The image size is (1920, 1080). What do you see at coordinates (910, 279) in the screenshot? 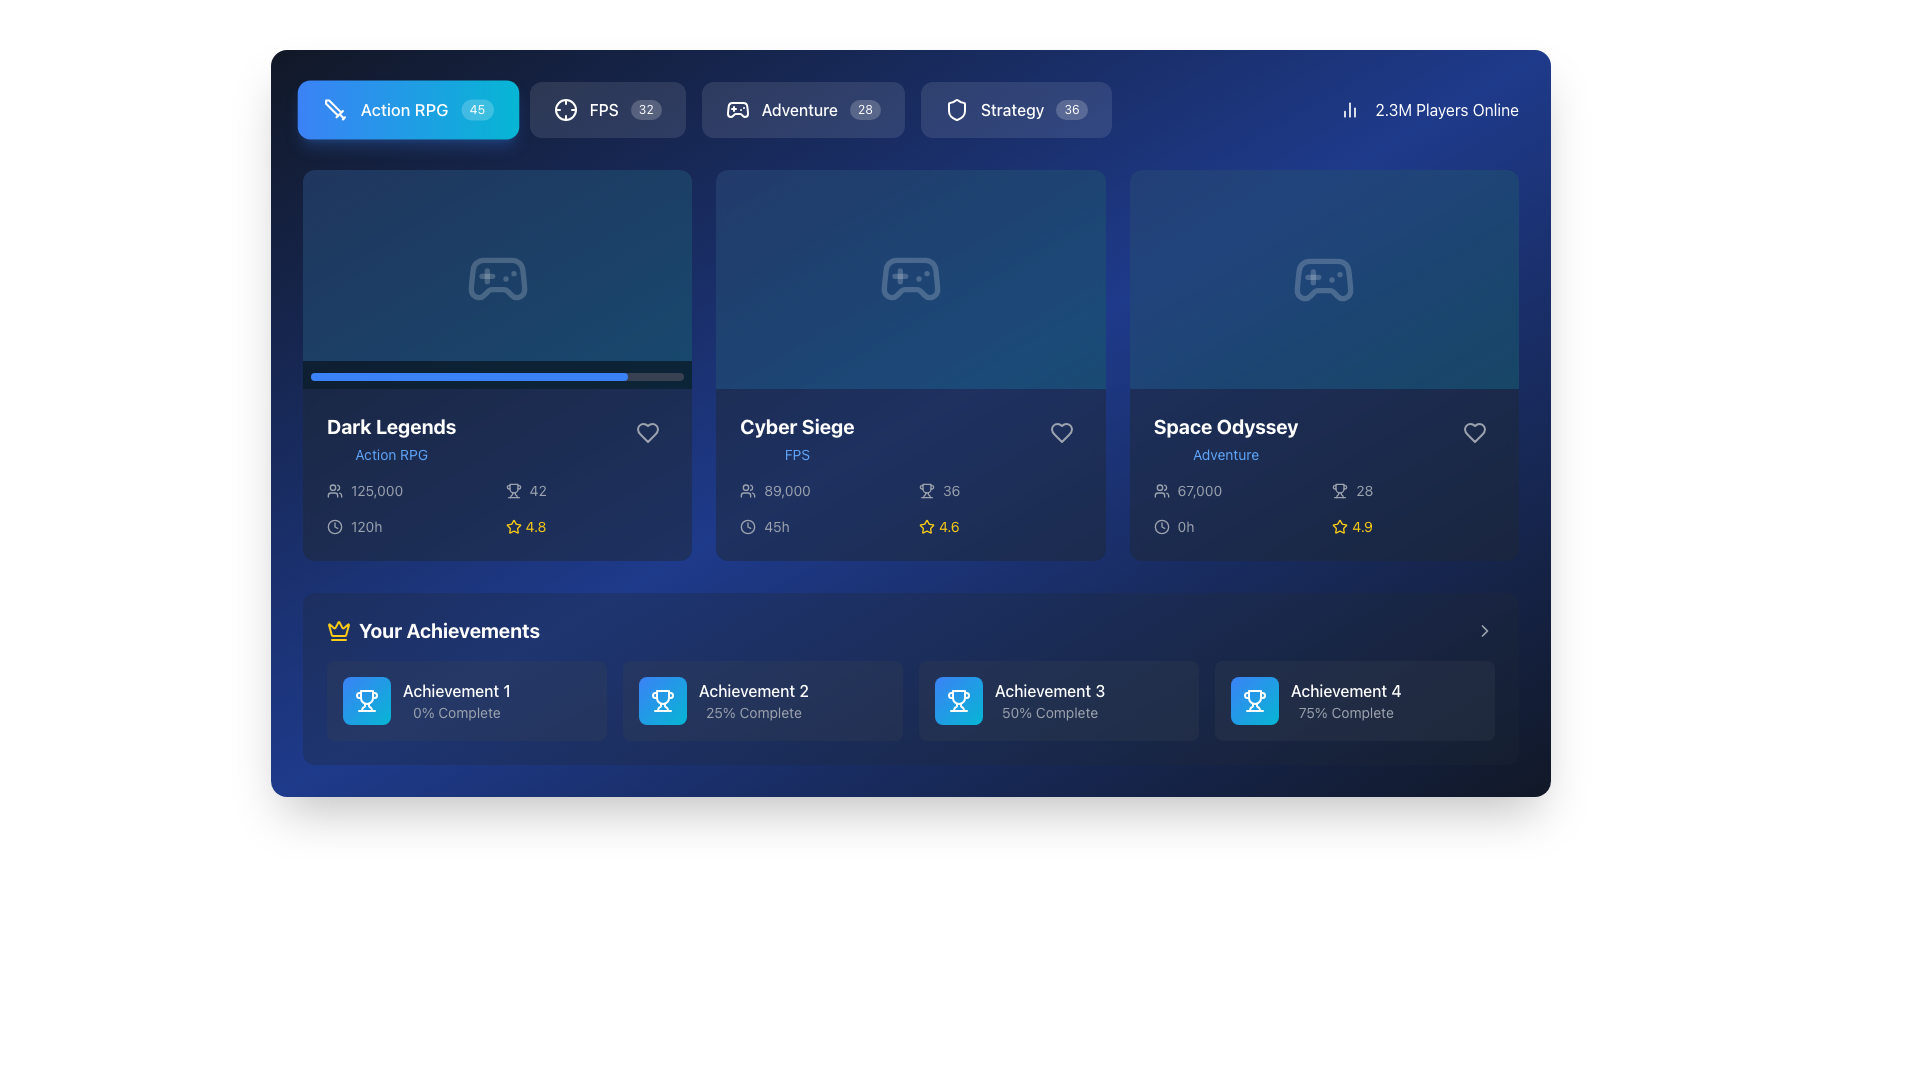
I see `the minimalistic gamepad icon, which is centrally located in the second card of three horizontal cards, beneath the game categories section` at bounding box center [910, 279].